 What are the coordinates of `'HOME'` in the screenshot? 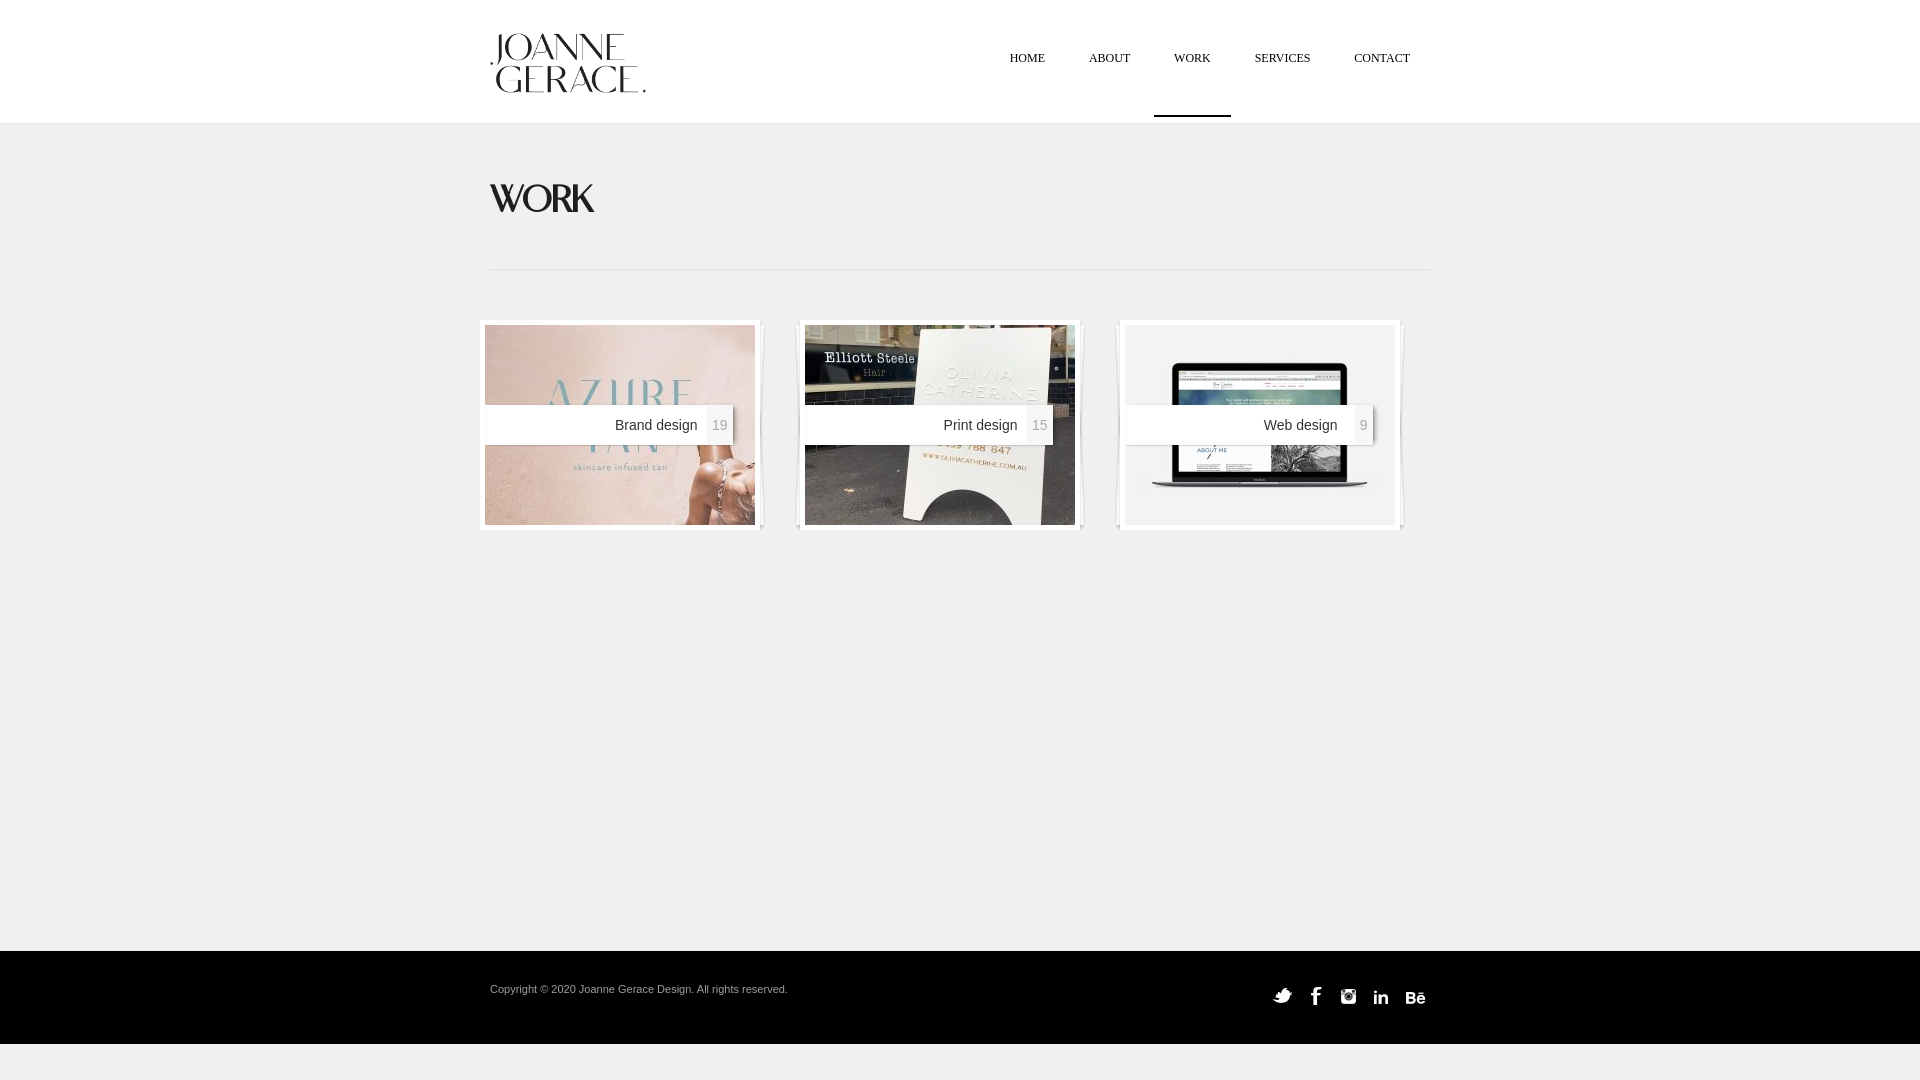 It's located at (1027, 82).